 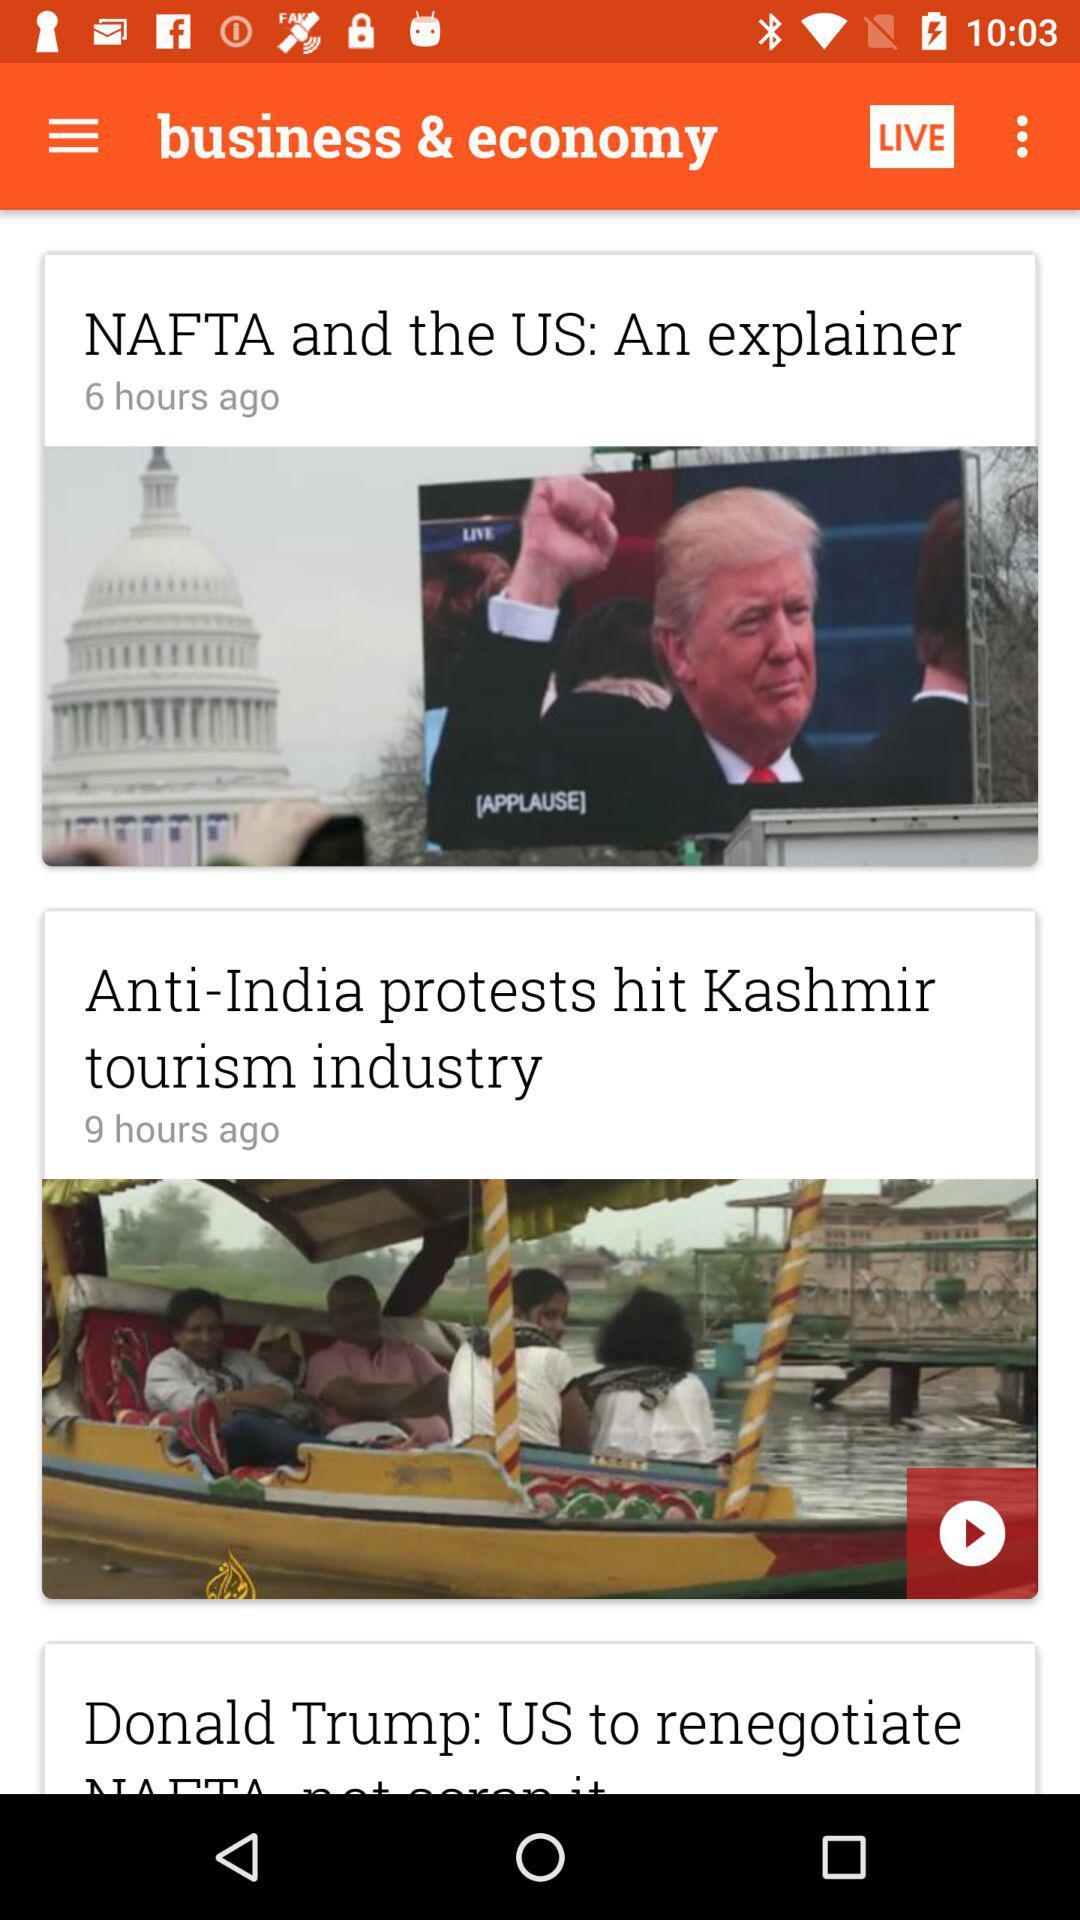 I want to click on open menu, so click(x=72, y=135).